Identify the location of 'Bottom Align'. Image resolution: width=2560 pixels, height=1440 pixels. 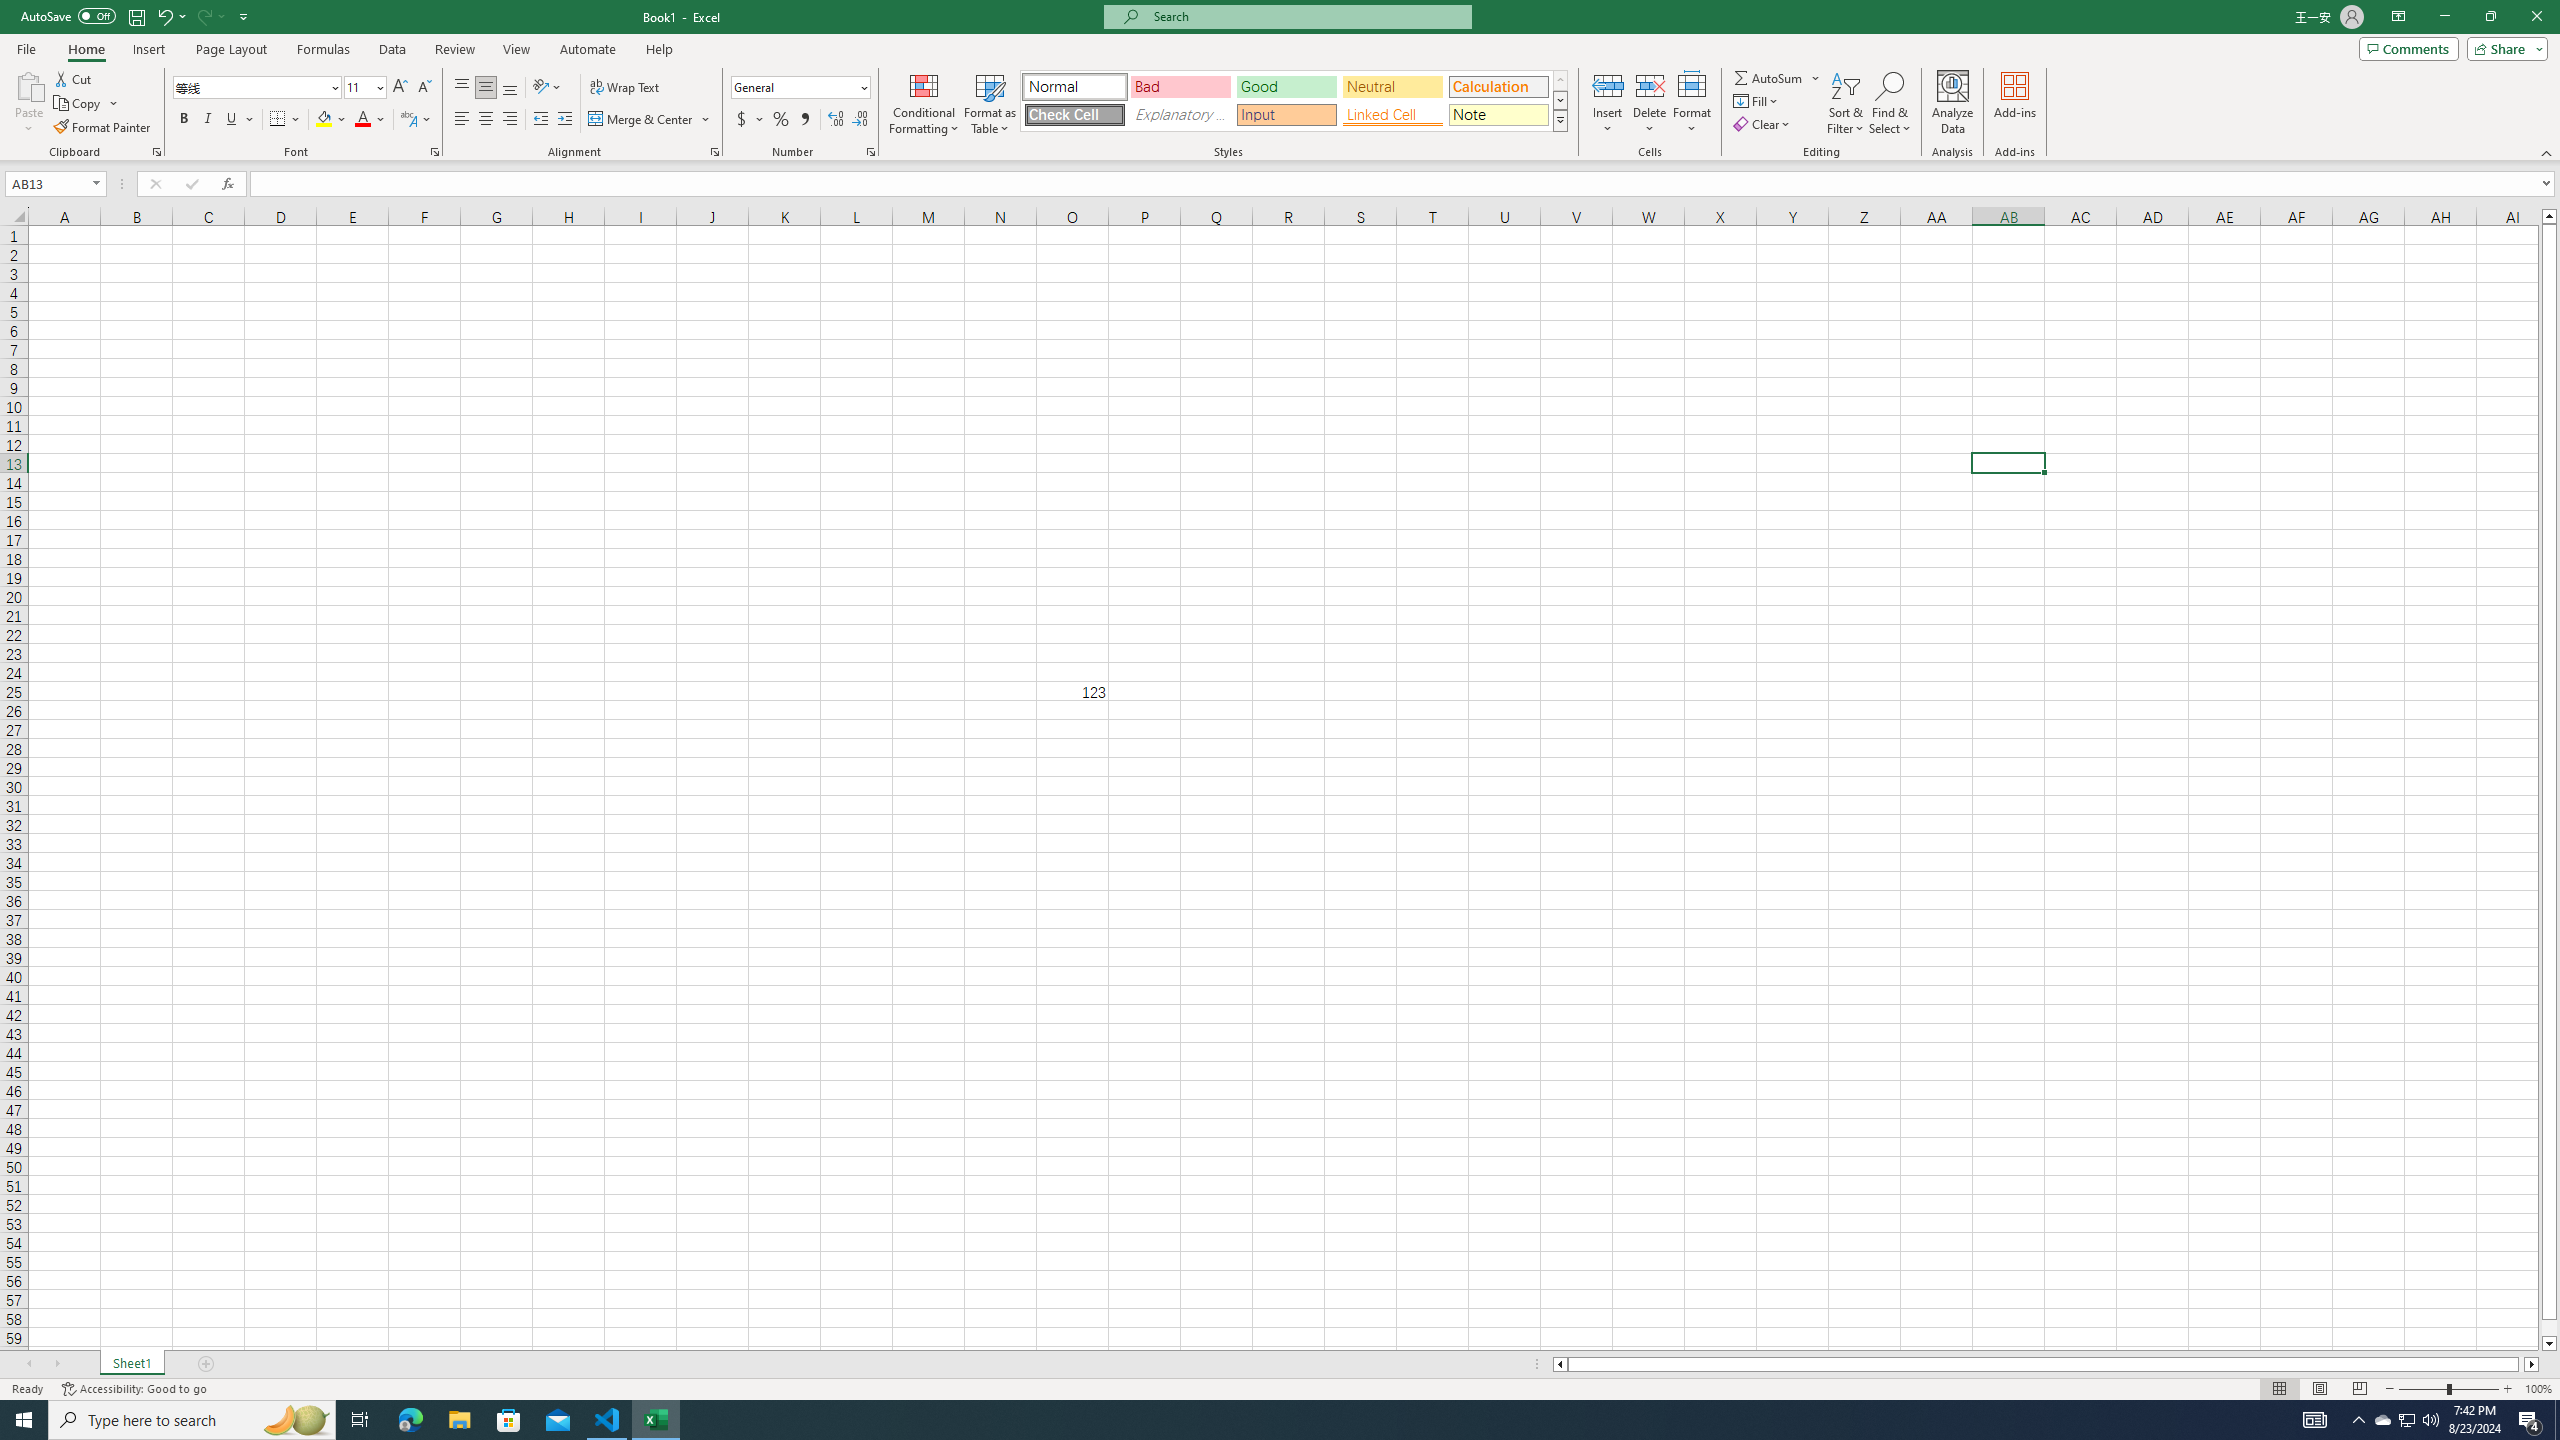
(509, 87).